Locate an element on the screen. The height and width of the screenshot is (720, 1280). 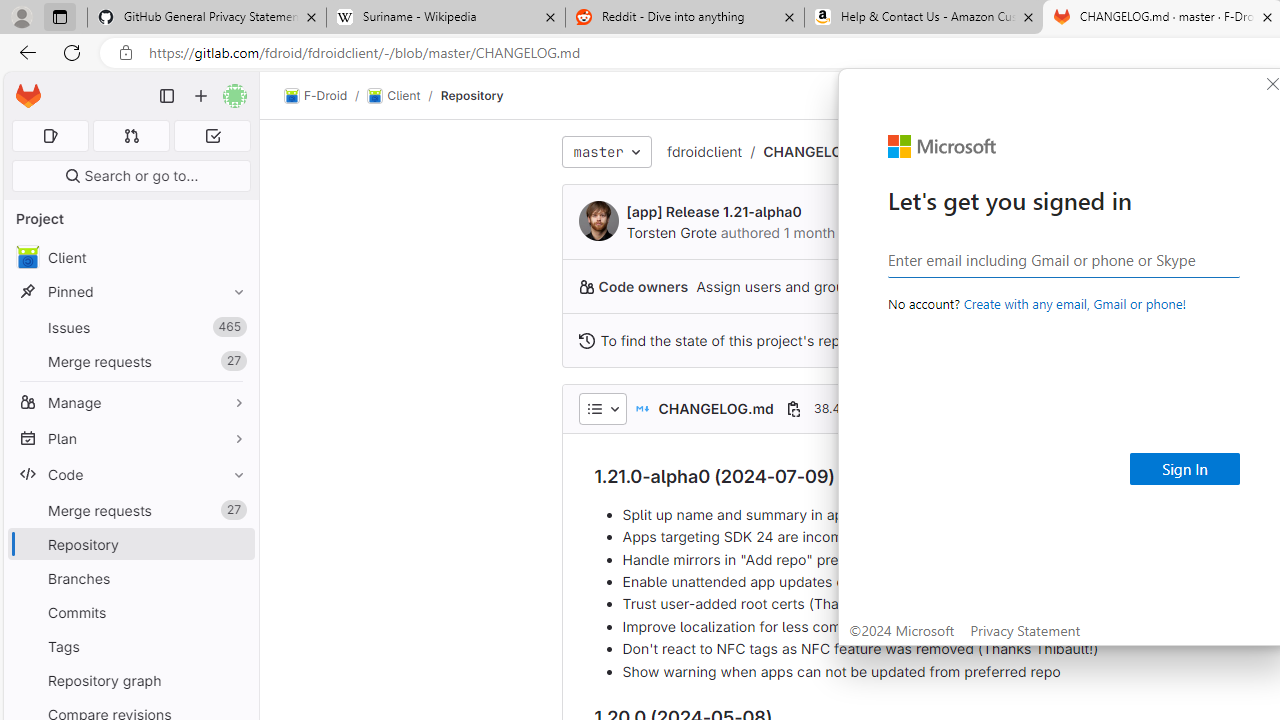
'Unpin Issues' is located at coordinates (234, 326).